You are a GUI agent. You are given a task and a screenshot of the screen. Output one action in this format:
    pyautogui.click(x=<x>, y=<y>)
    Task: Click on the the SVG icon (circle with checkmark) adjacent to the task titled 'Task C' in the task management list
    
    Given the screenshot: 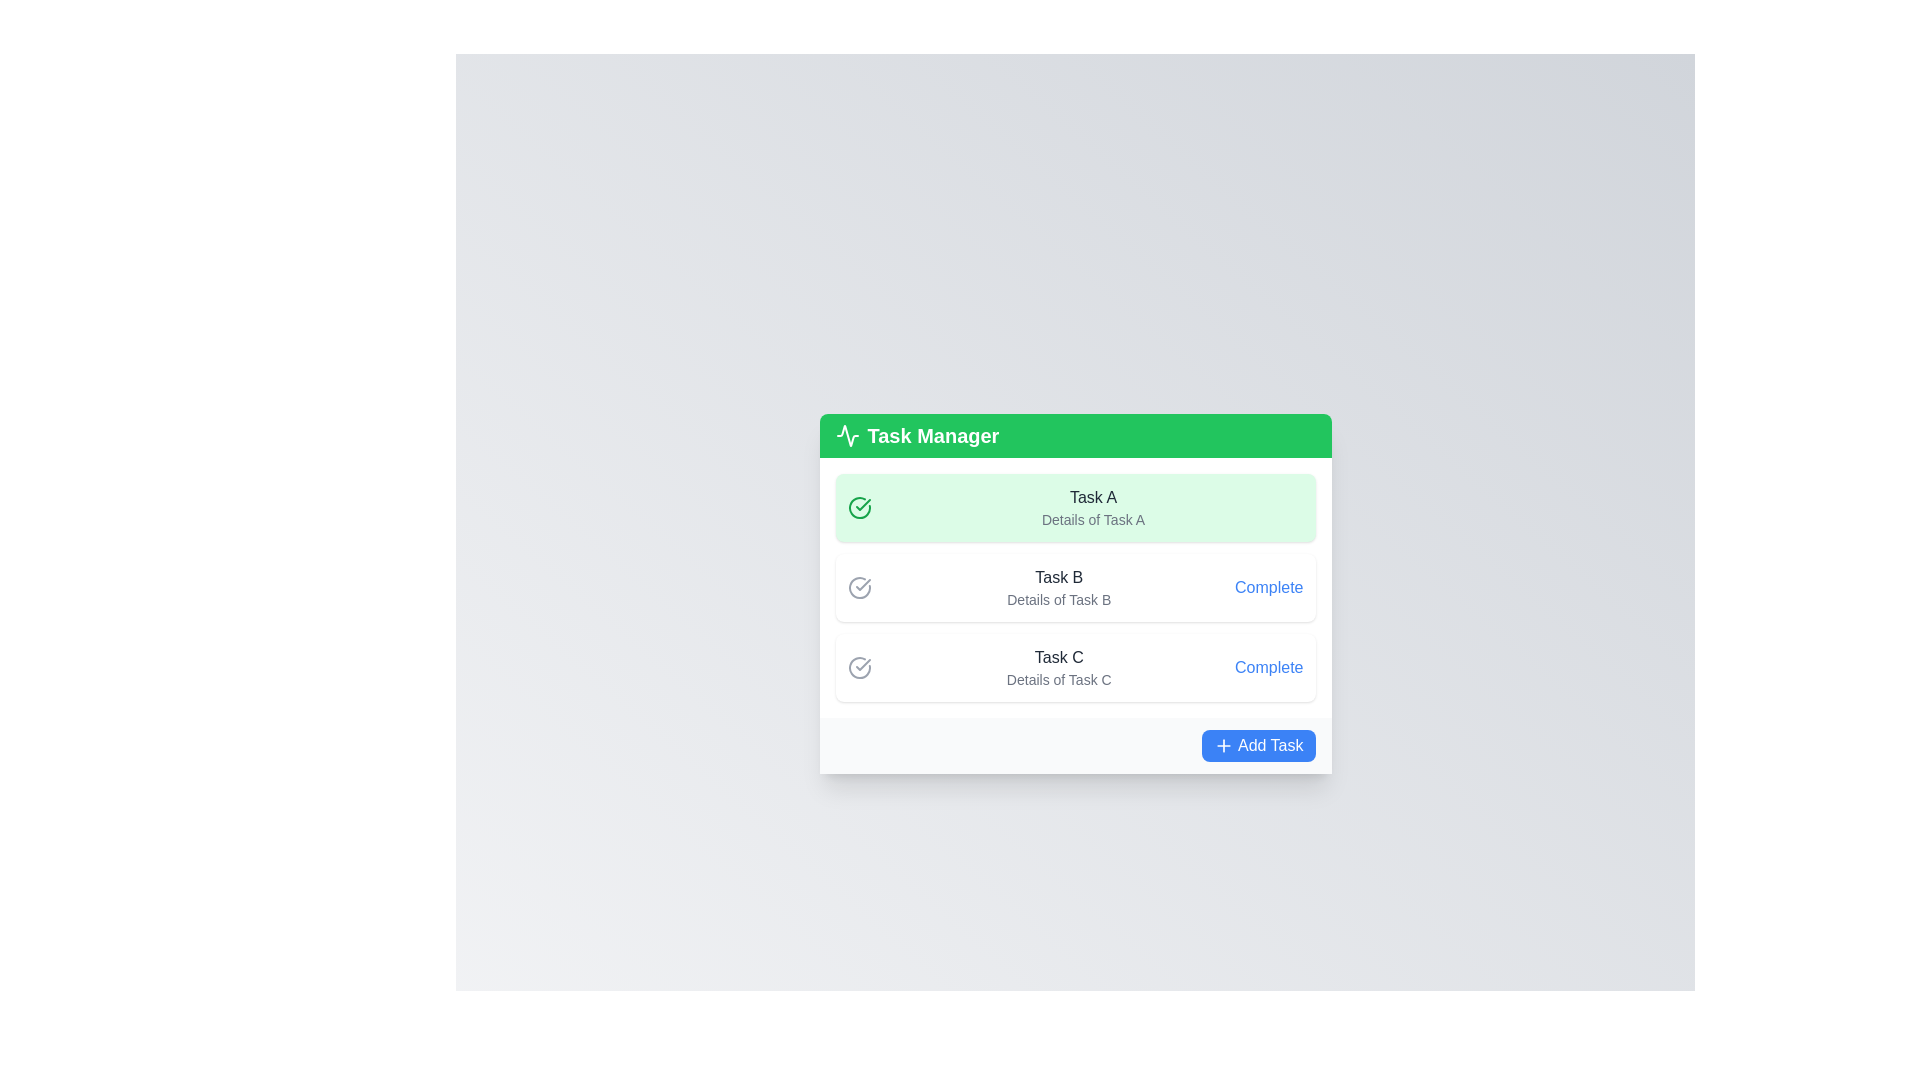 What is the action you would take?
    pyautogui.click(x=859, y=667)
    